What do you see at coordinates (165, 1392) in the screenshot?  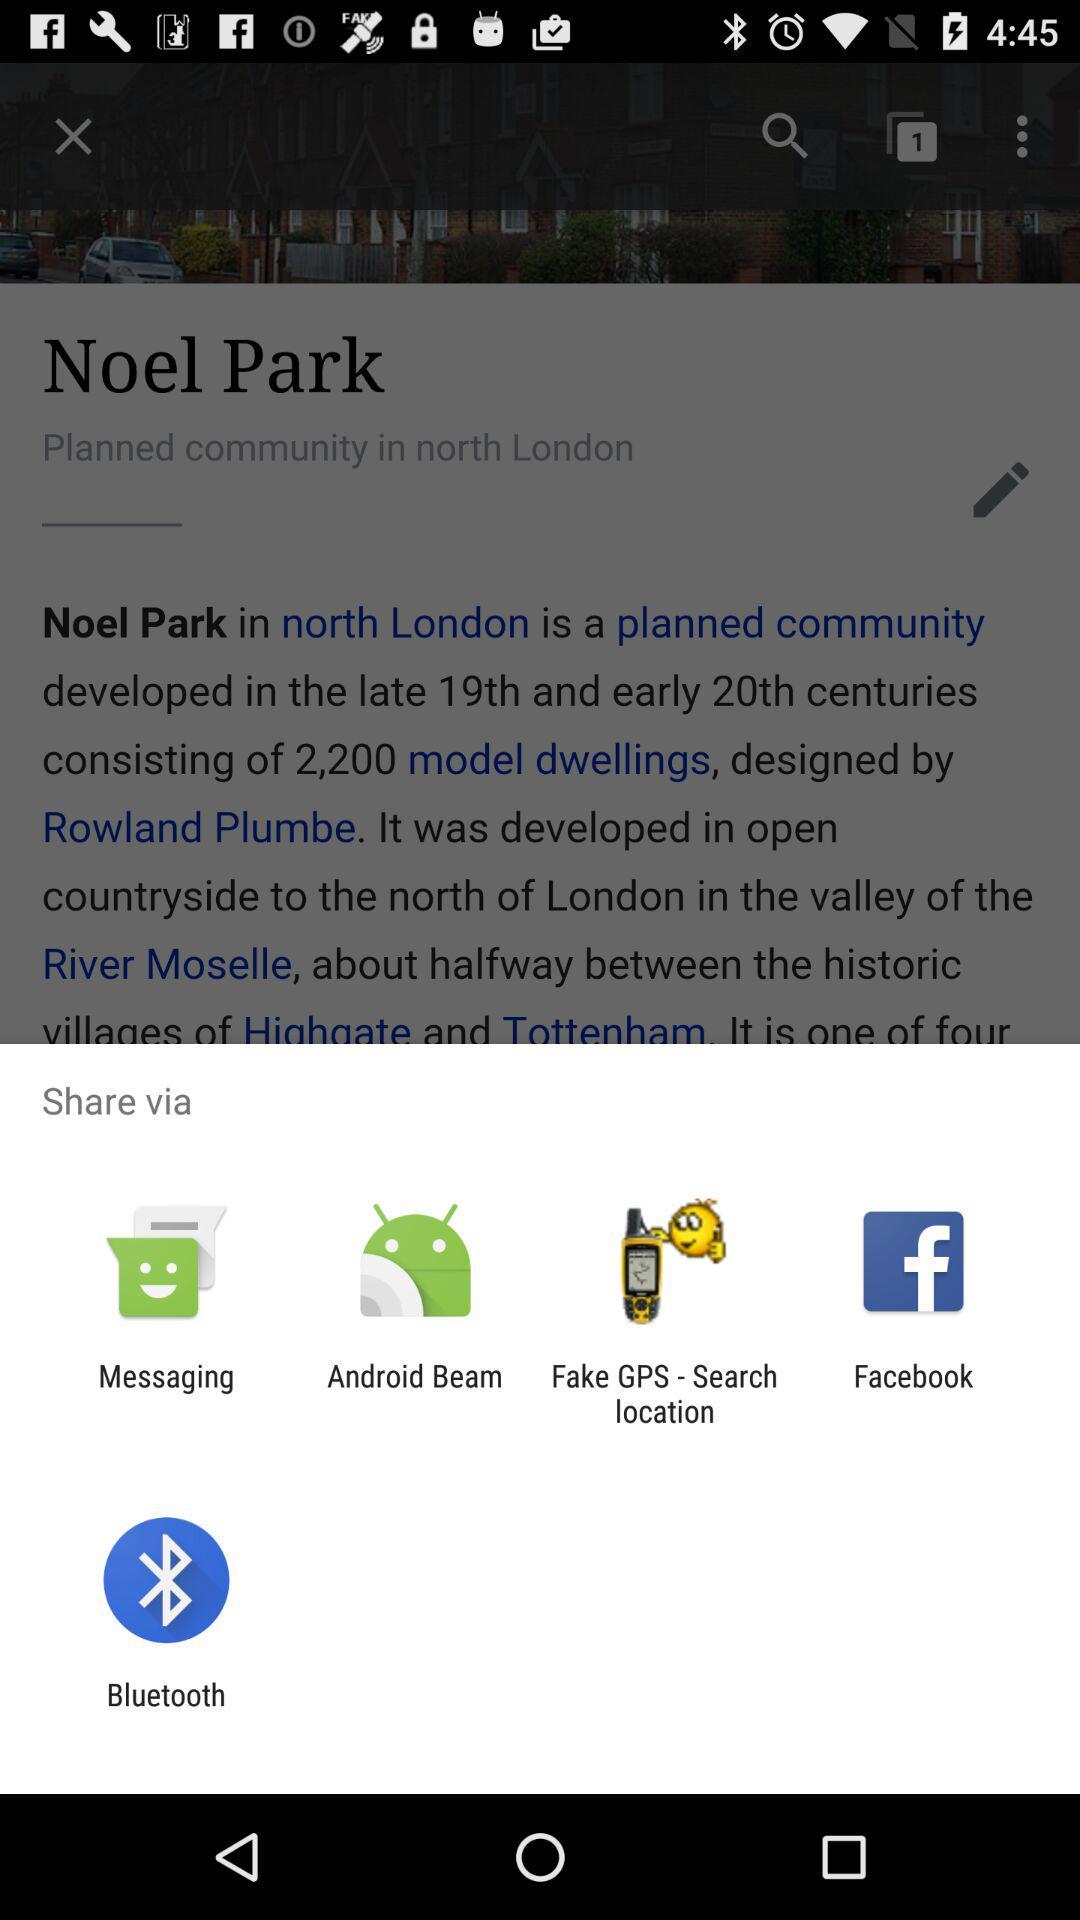 I see `the item next to android beam` at bounding box center [165, 1392].